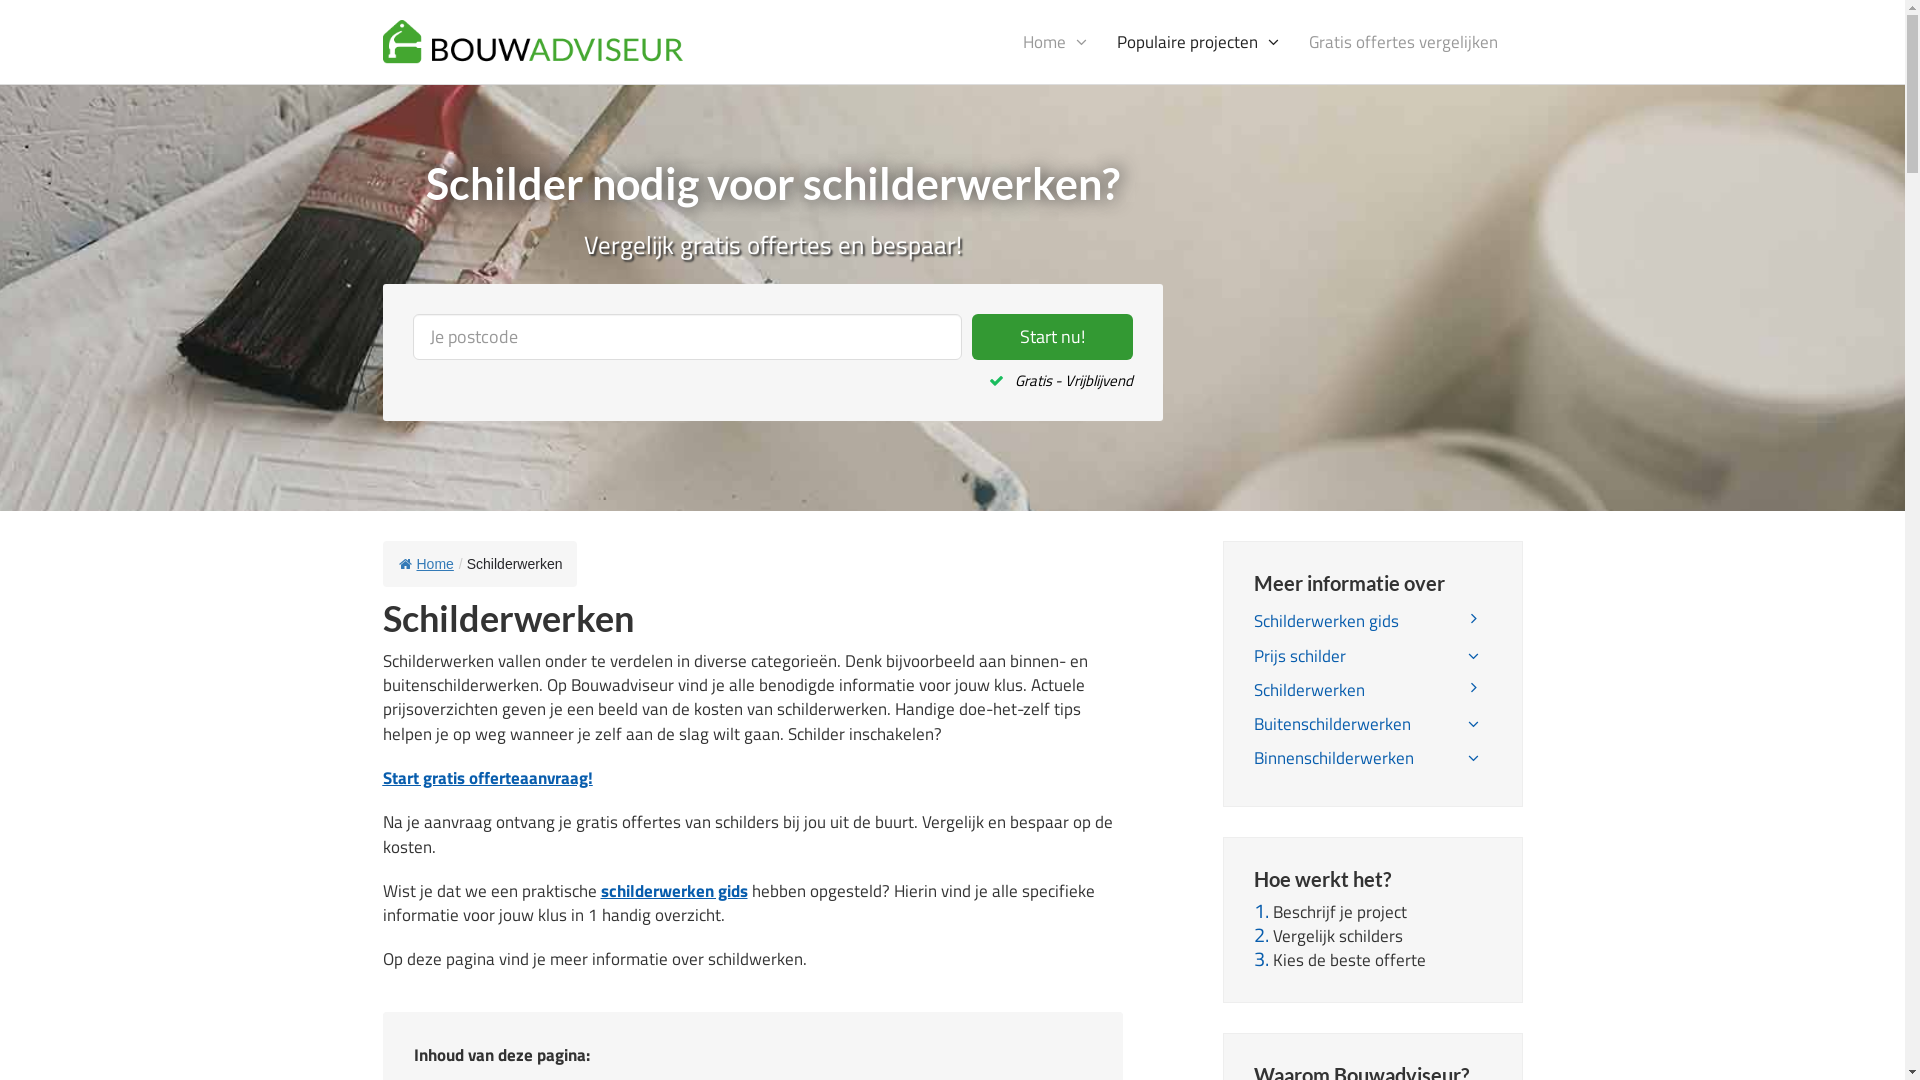  Describe the element at coordinates (1371, 620) in the screenshot. I see `'Schilderwerken gids'` at that location.